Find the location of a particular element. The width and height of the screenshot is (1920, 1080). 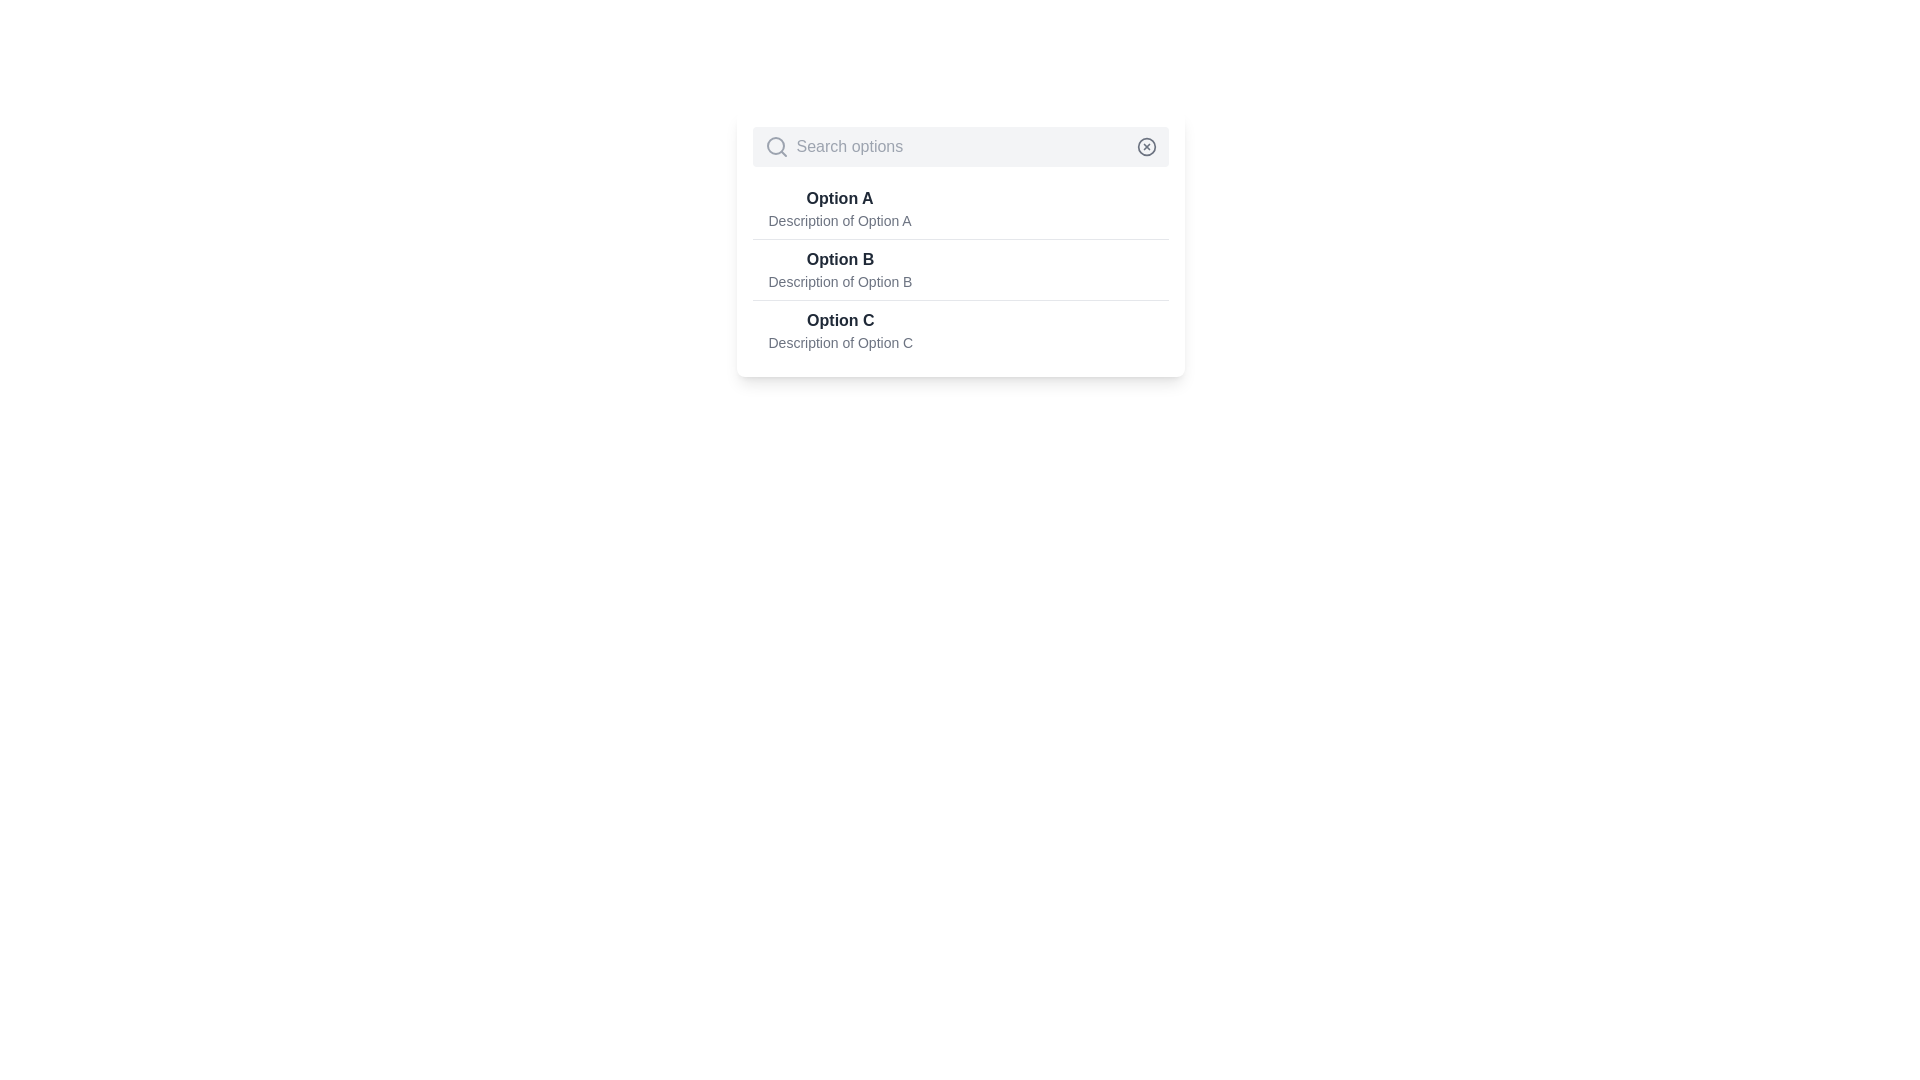

the first list item in the dropdown menu that displays 'Option A' in bold with a description below it is located at coordinates (840, 208).